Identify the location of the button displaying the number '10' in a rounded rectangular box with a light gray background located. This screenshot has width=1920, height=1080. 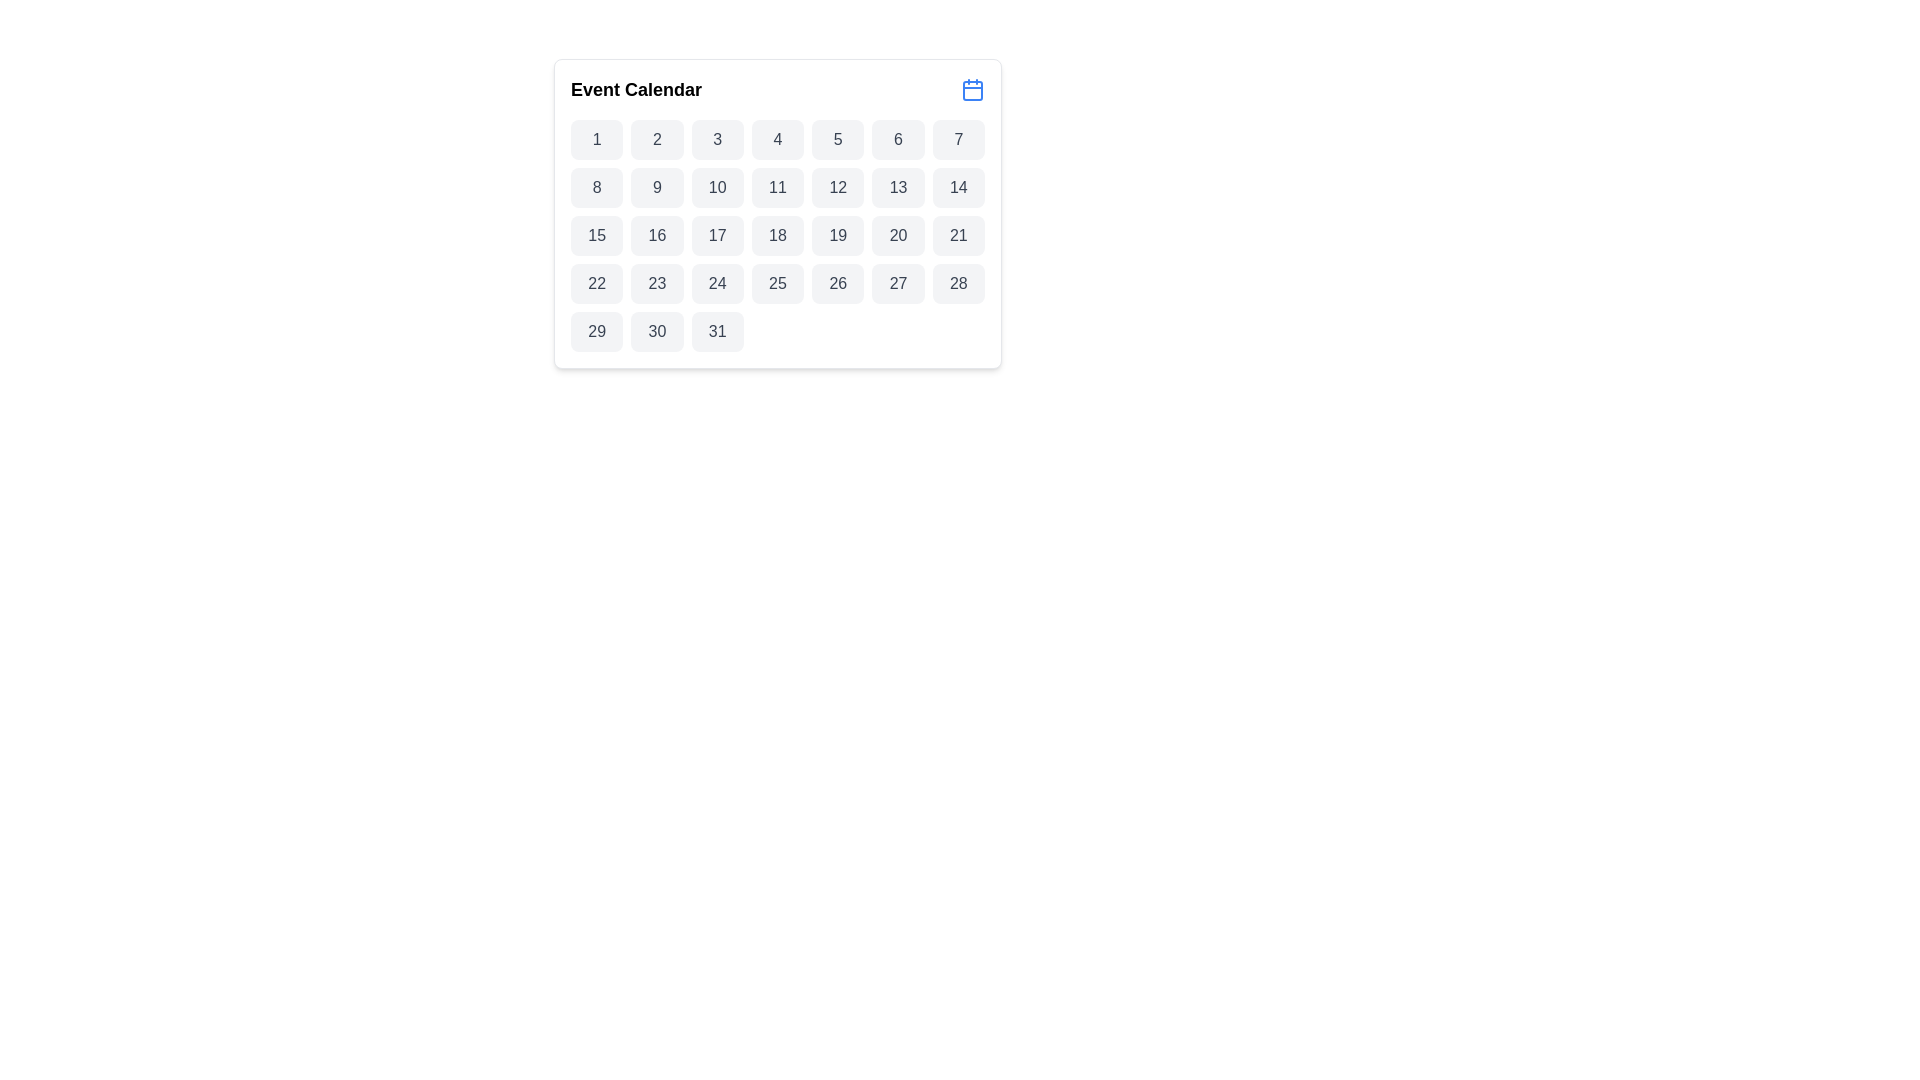
(717, 188).